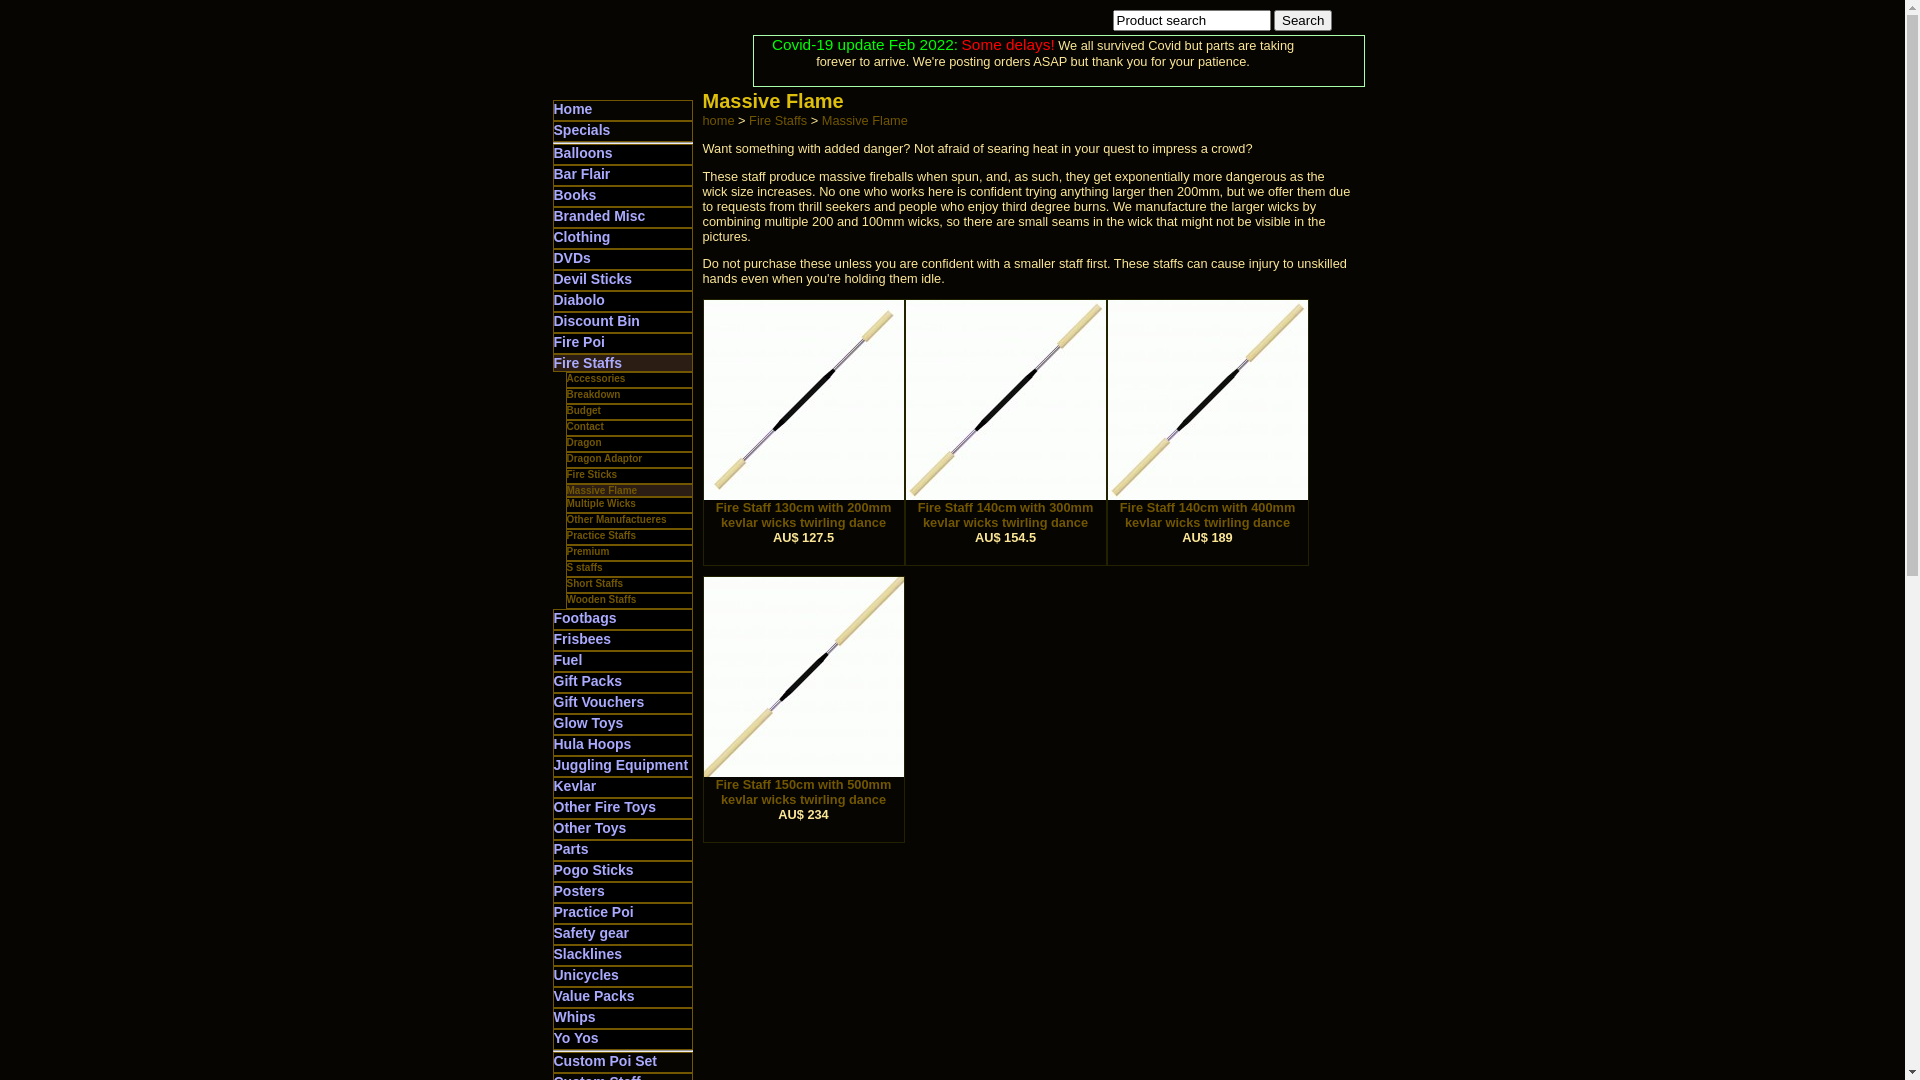  Describe the element at coordinates (614, 518) in the screenshot. I see `'Other Manufactueres'` at that location.